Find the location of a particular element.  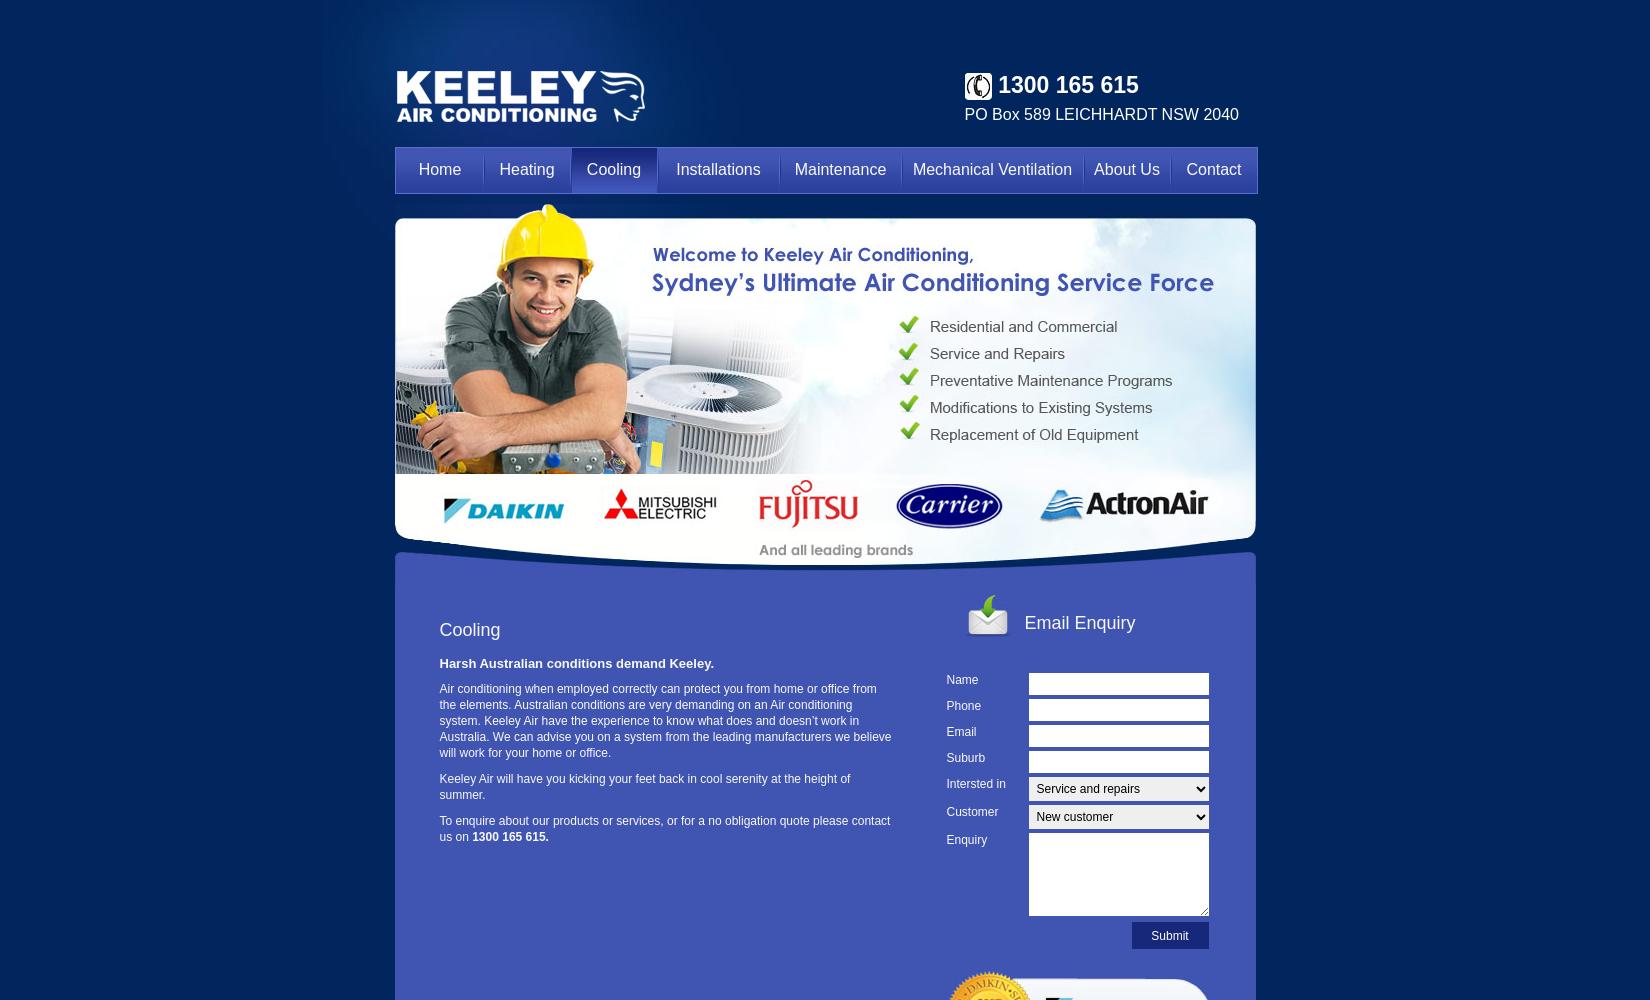

'Email Enquiry' is located at coordinates (1079, 622).